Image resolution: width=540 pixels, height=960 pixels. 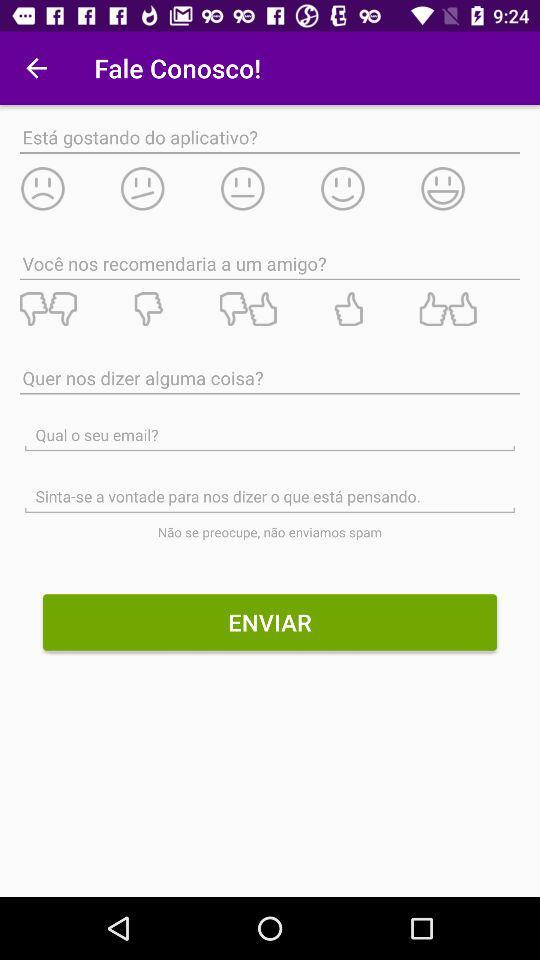 What do you see at coordinates (269, 309) in the screenshot?
I see `like or dislike fale conosco page` at bounding box center [269, 309].